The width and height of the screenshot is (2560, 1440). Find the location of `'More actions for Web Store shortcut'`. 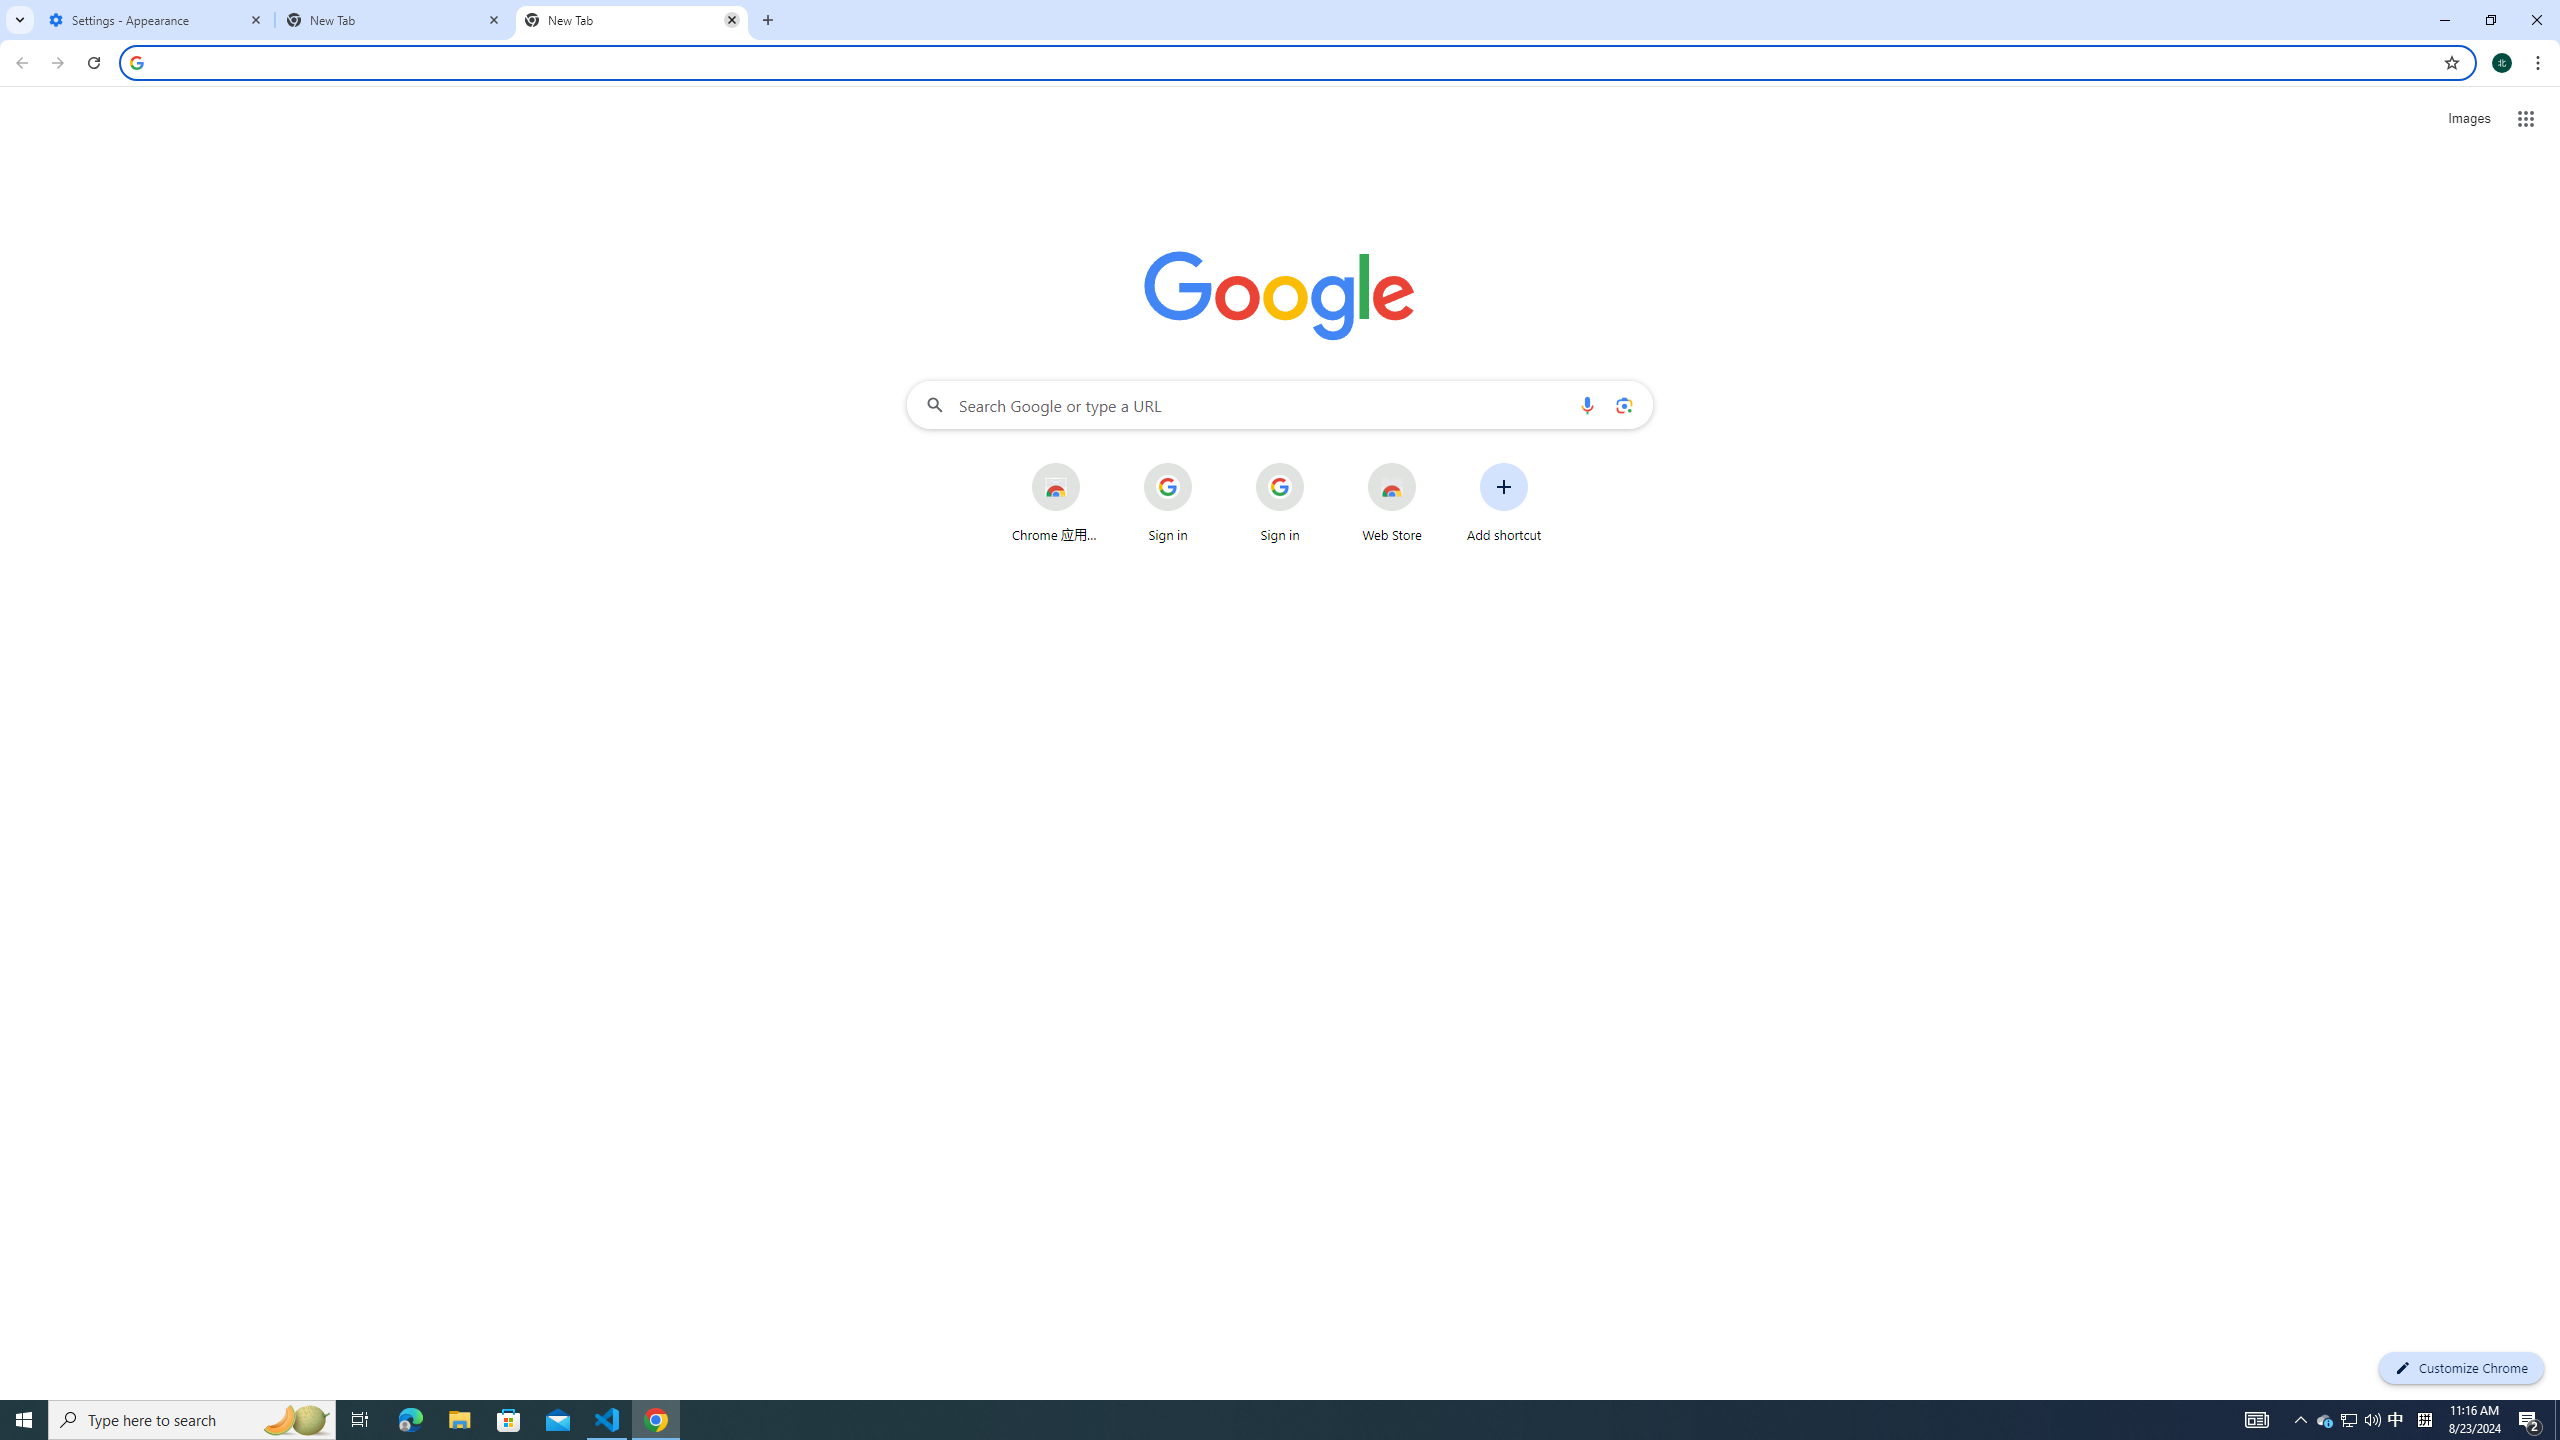

'More actions for Web Store shortcut' is located at coordinates (1431, 464).